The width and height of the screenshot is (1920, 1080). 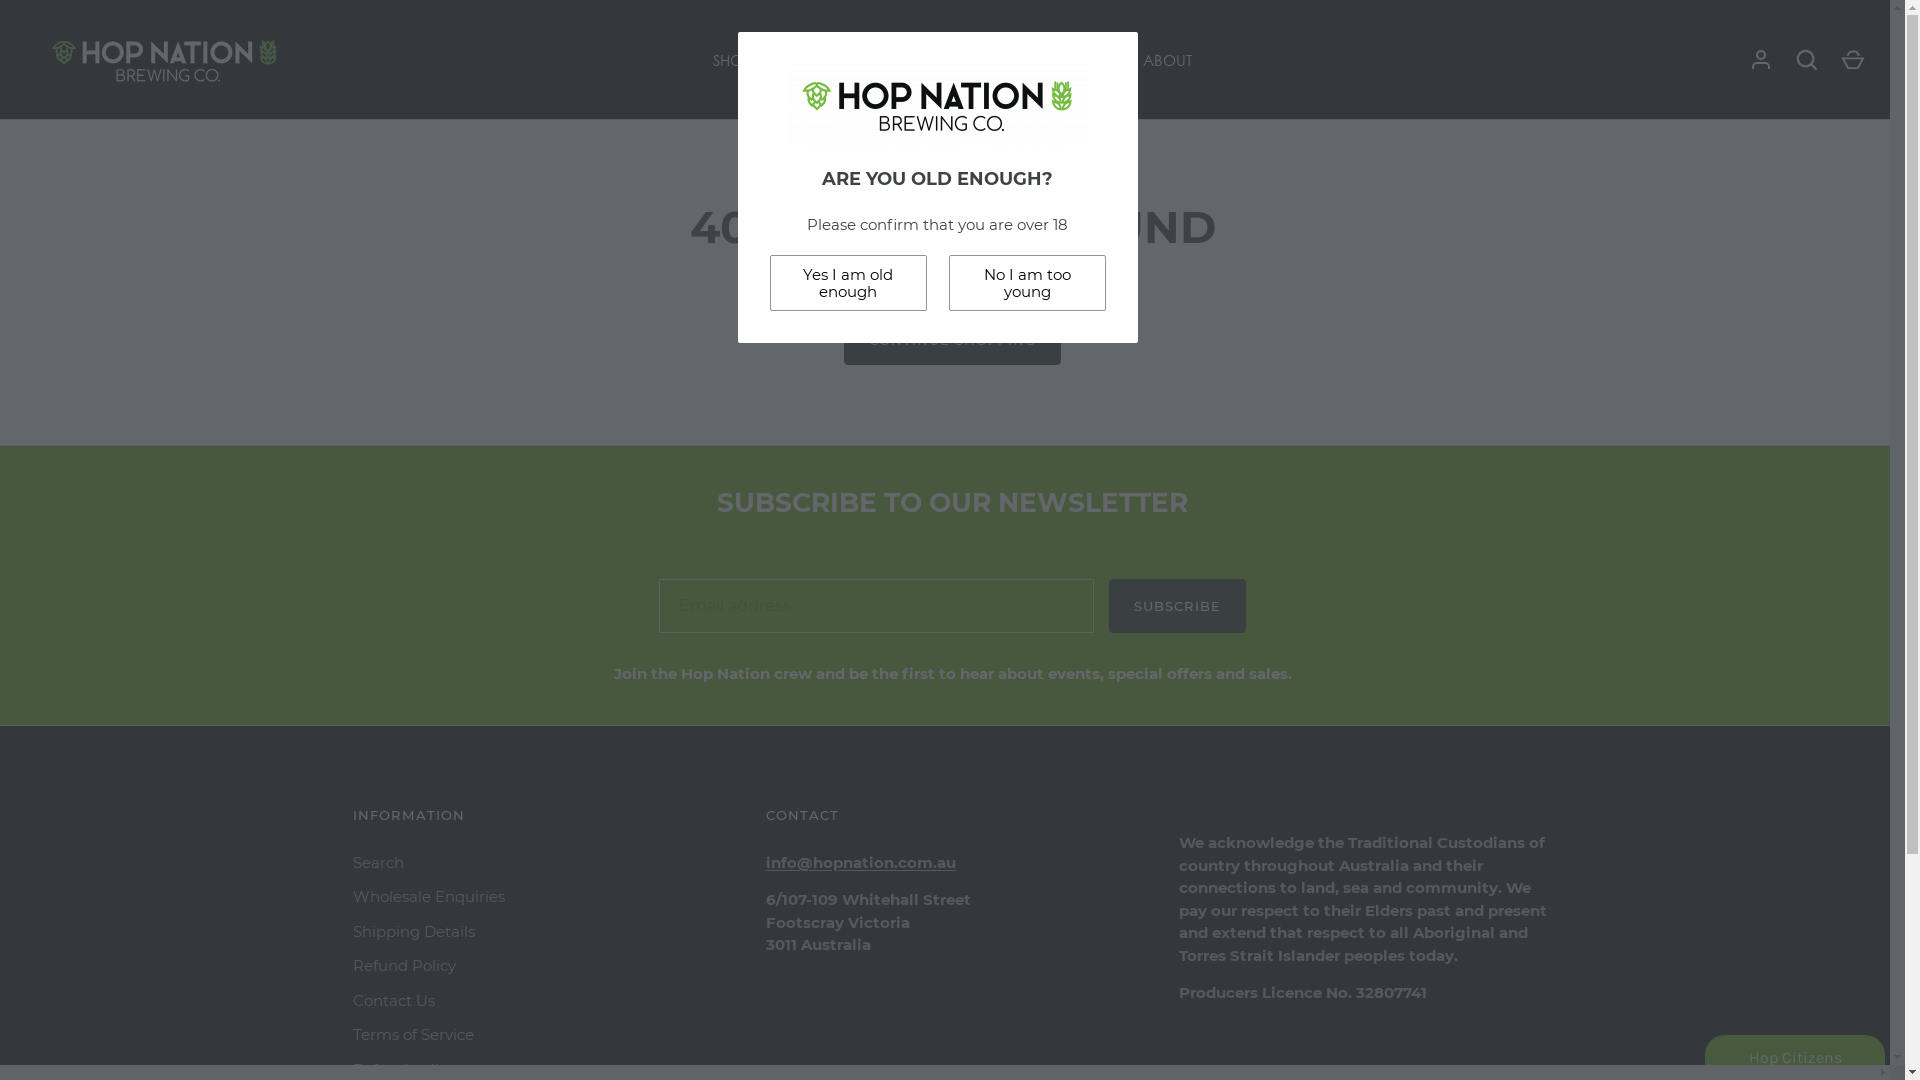 What do you see at coordinates (351, 1068) in the screenshot?
I see `'Refund policy'` at bounding box center [351, 1068].